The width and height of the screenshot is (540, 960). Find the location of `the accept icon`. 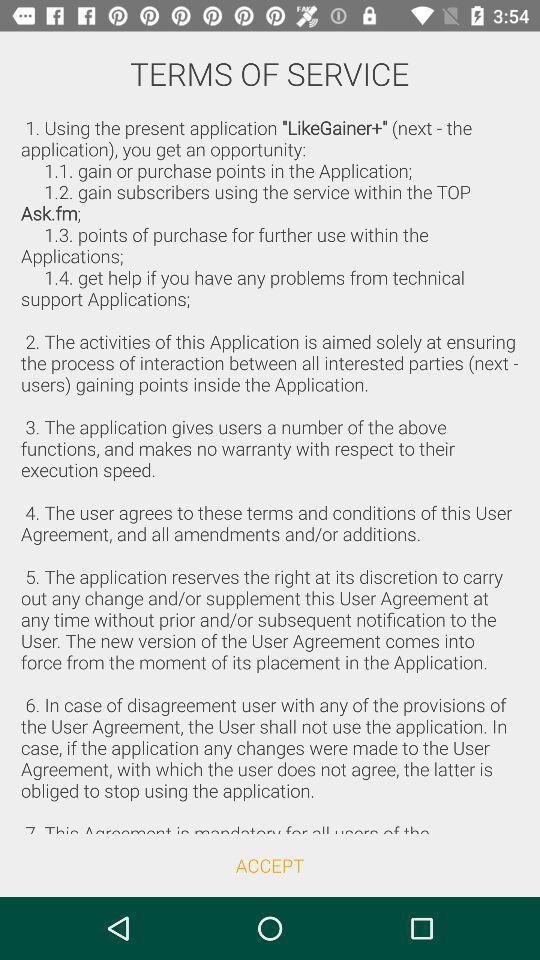

the accept icon is located at coordinates (270, 864).